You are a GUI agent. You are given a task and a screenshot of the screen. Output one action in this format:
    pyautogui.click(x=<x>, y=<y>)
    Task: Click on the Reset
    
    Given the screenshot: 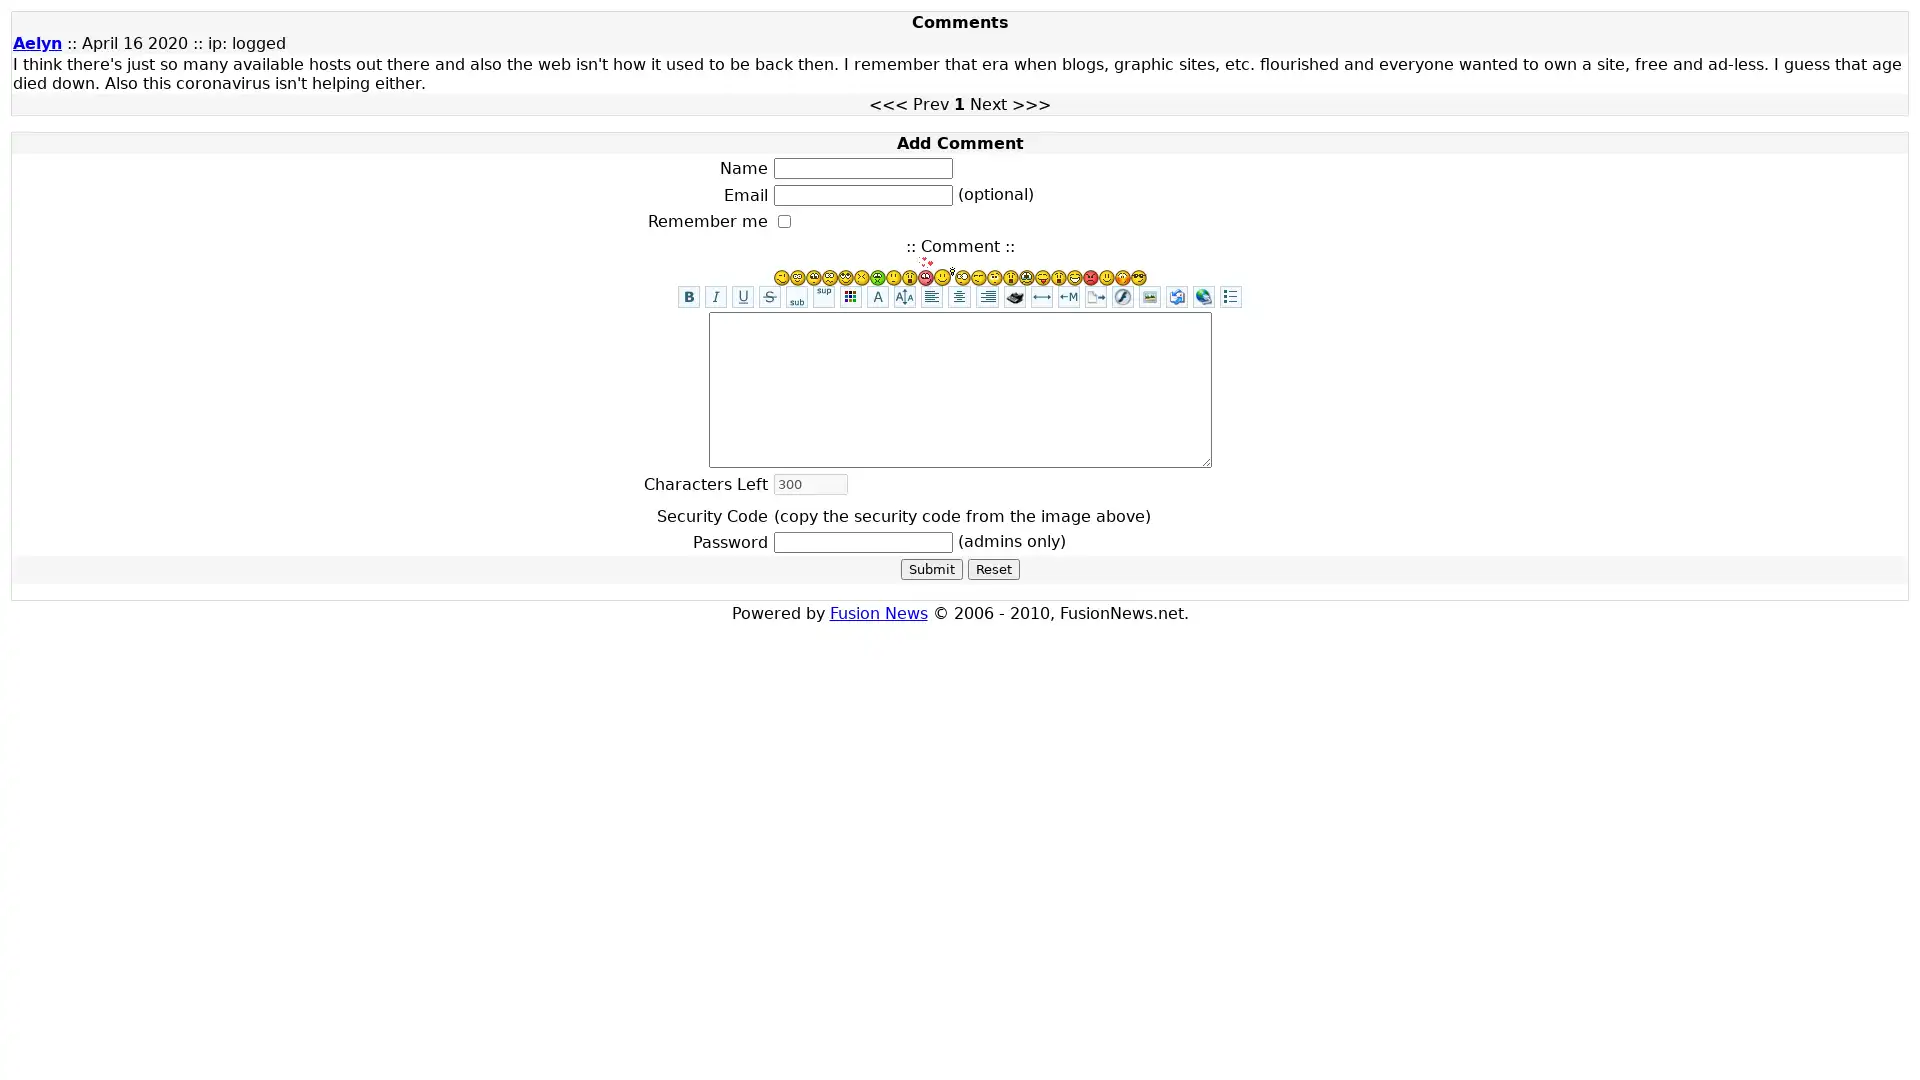 What is the action you would take?
    pyautogui.click(x=993, y=569)
    